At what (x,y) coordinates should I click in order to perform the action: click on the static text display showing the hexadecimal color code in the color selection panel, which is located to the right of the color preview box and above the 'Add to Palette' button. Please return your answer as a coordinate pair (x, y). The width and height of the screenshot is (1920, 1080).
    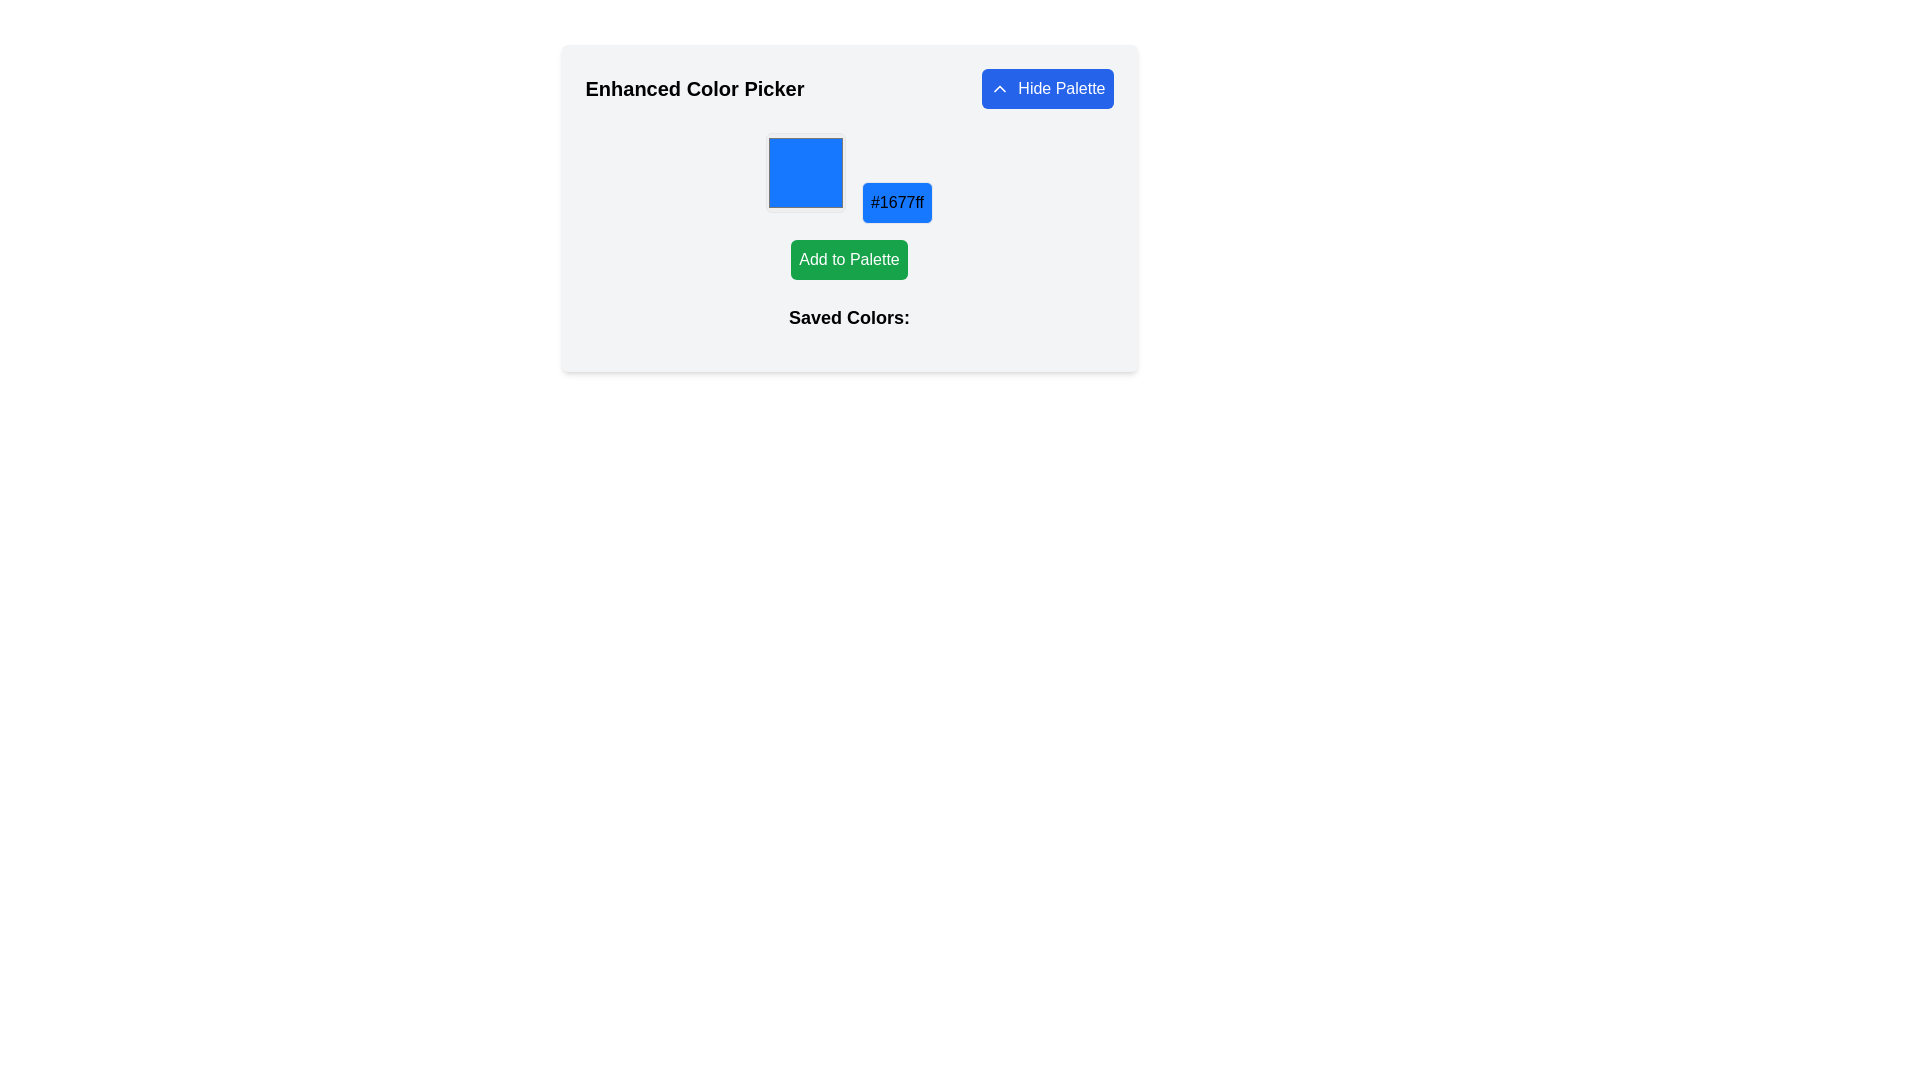
    Looking at the image, I should click on (849, 177).